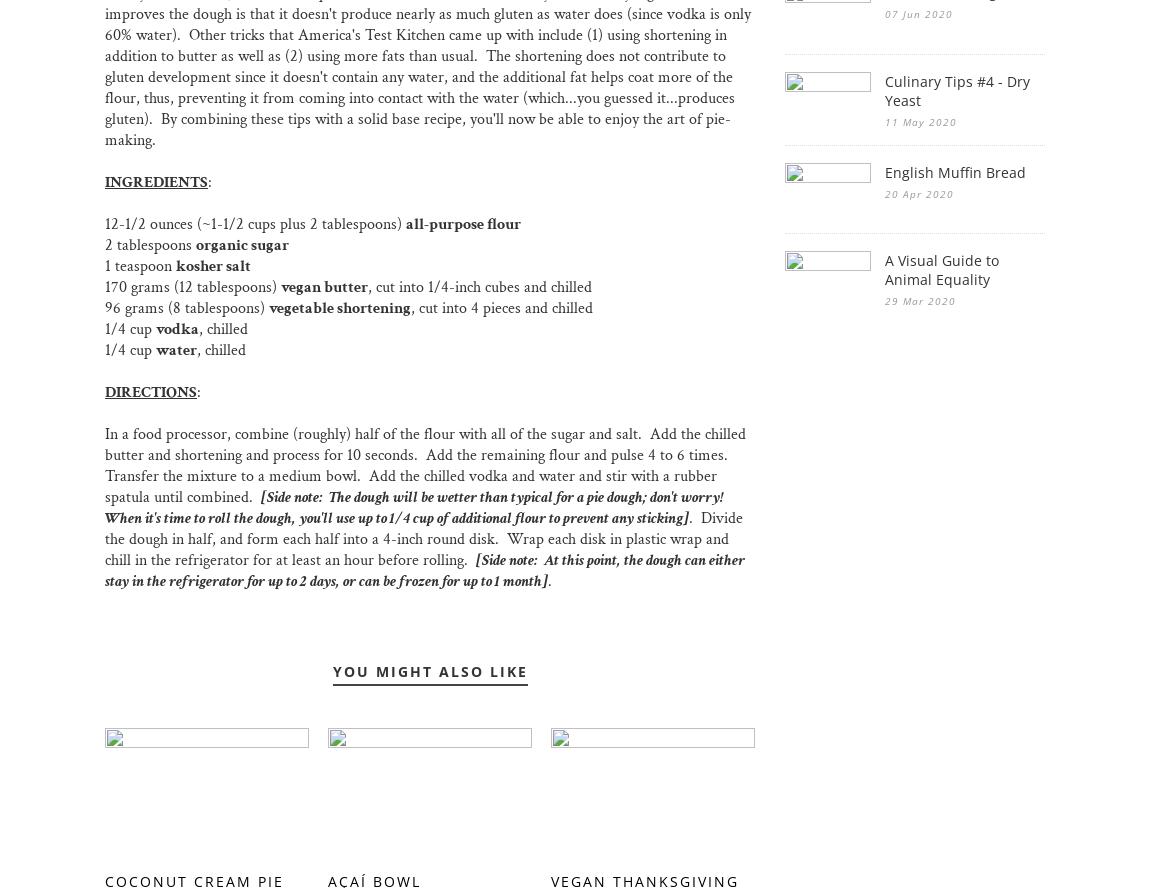 The image size is (1150, 888). What do you see at coordinates (279, 286) in the screenshot?
I see `'vegan butter'` at bounding box center [279, 286].